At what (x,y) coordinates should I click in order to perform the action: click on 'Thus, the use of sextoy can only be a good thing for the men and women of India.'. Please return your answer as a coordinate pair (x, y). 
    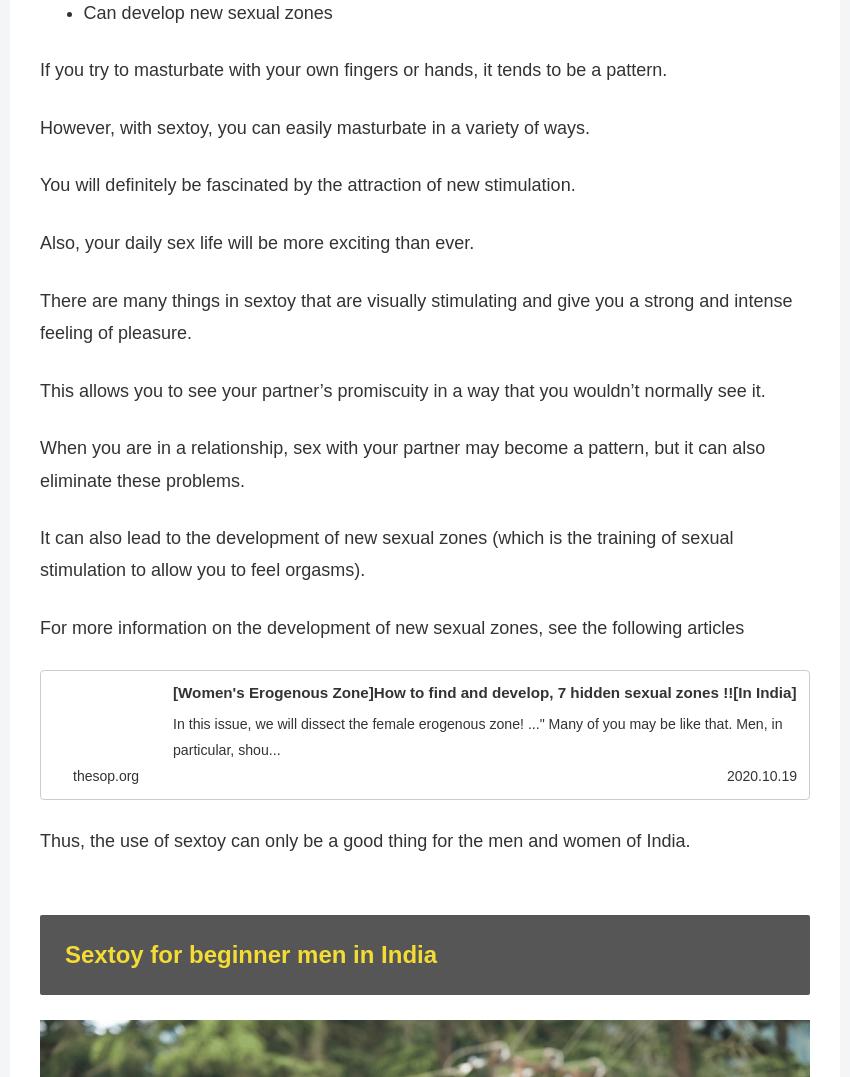
    Looking at the image, I should click on (363, 840).